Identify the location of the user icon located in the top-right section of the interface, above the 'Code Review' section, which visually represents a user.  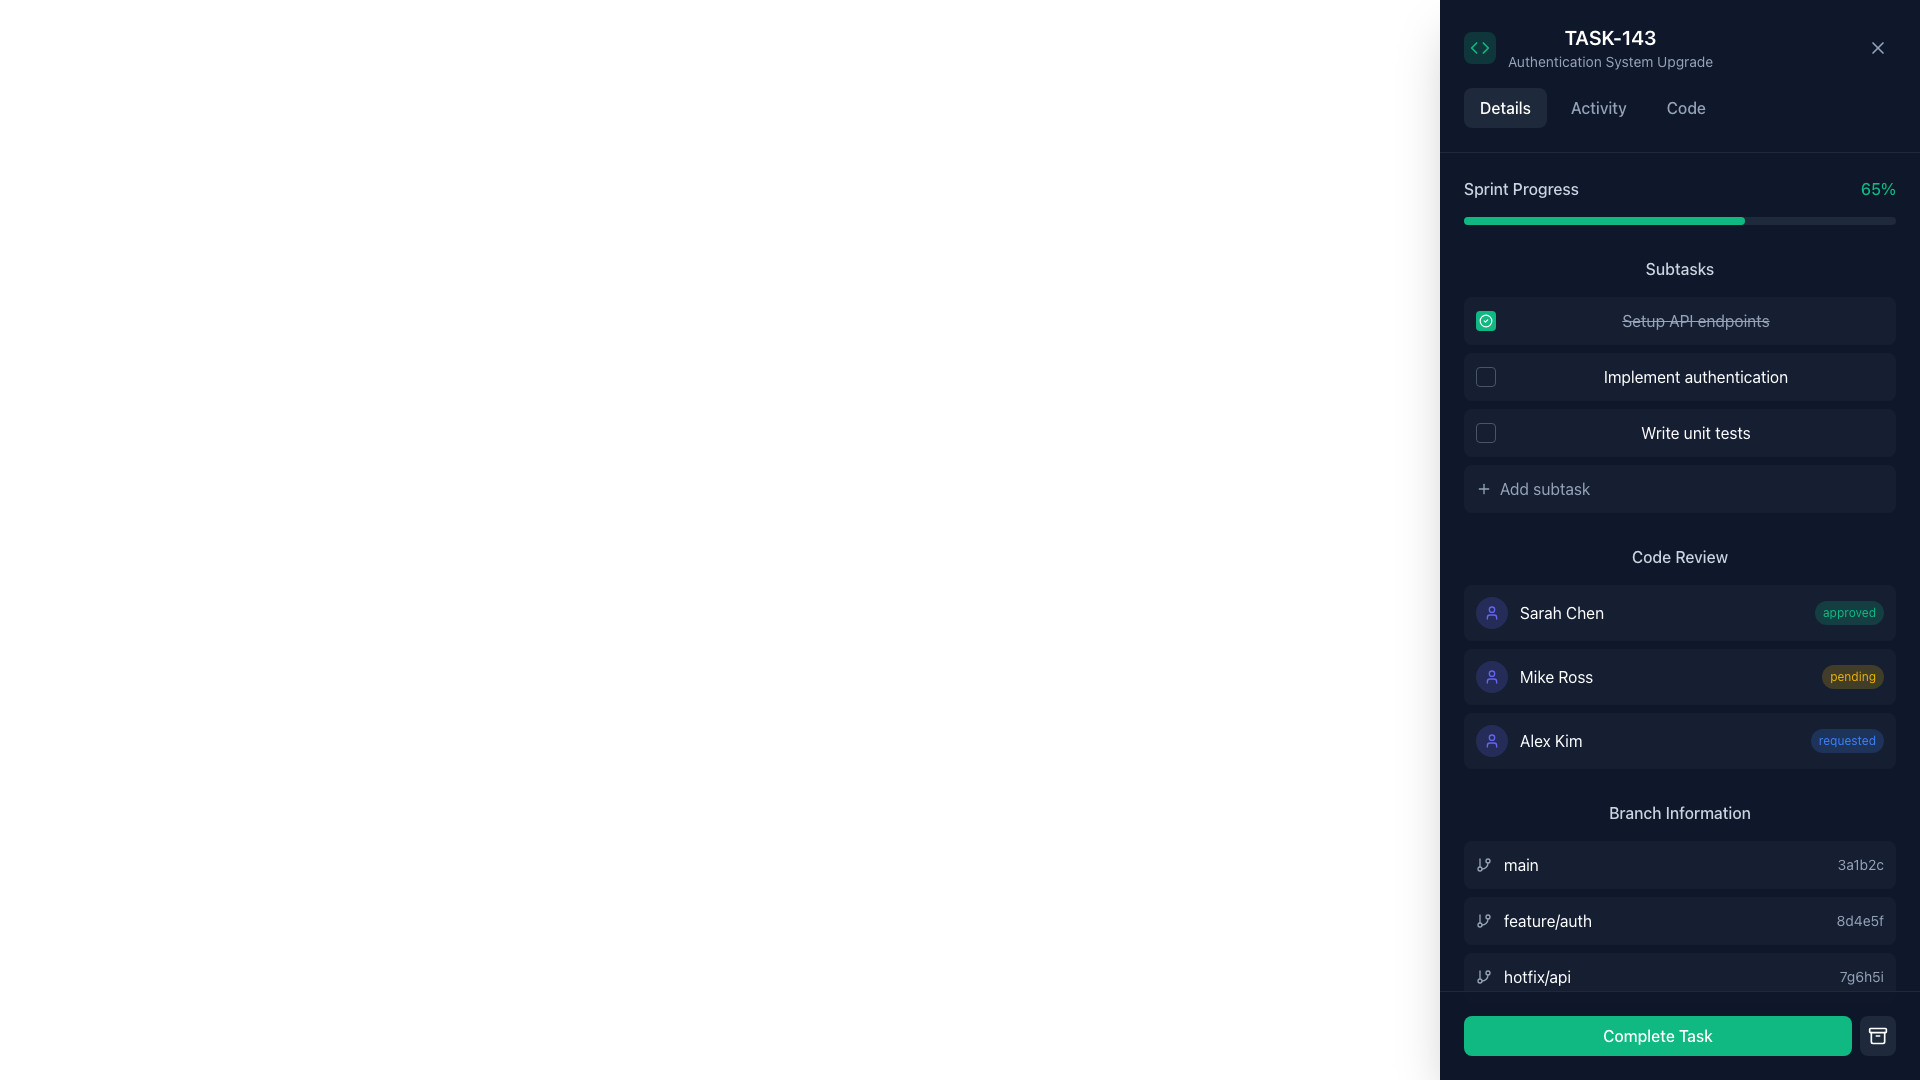
(1492, 612).